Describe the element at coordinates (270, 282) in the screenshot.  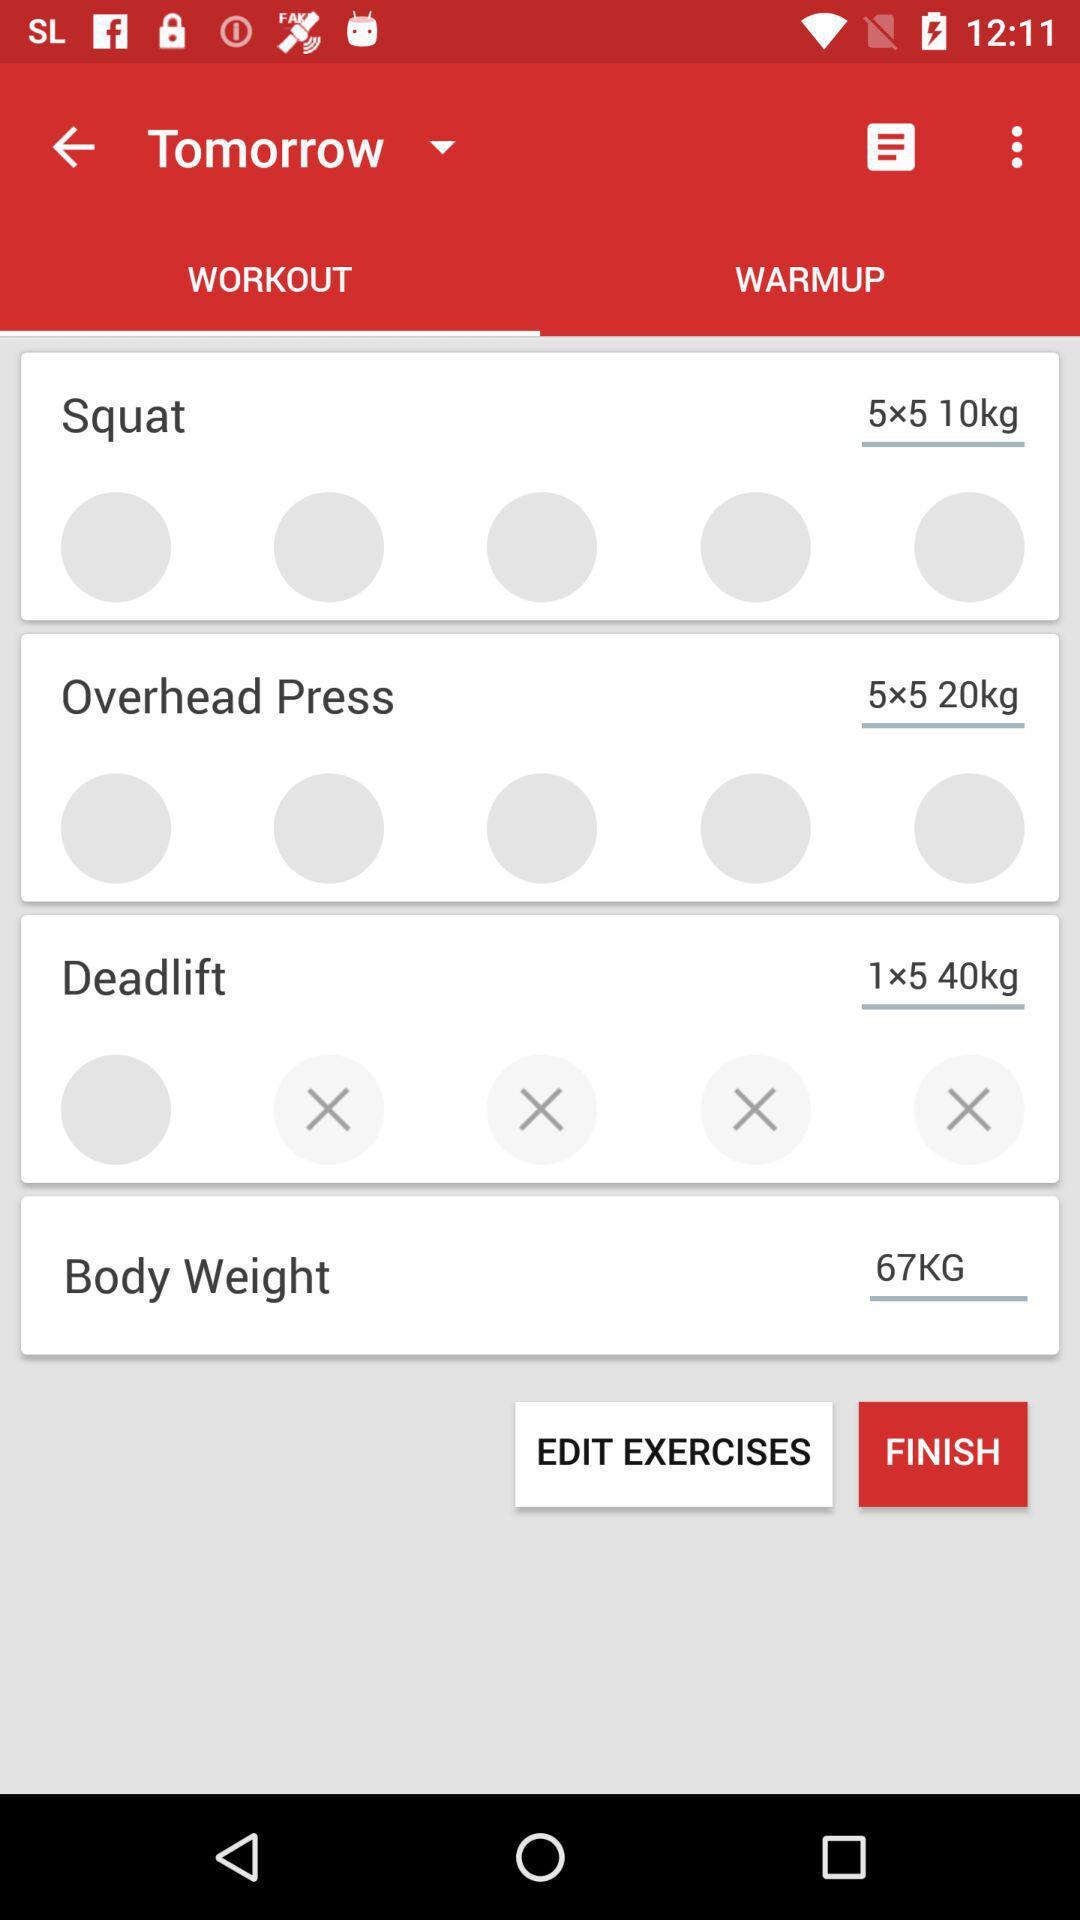
I see `the item to the left of the warmup icon` at that location.